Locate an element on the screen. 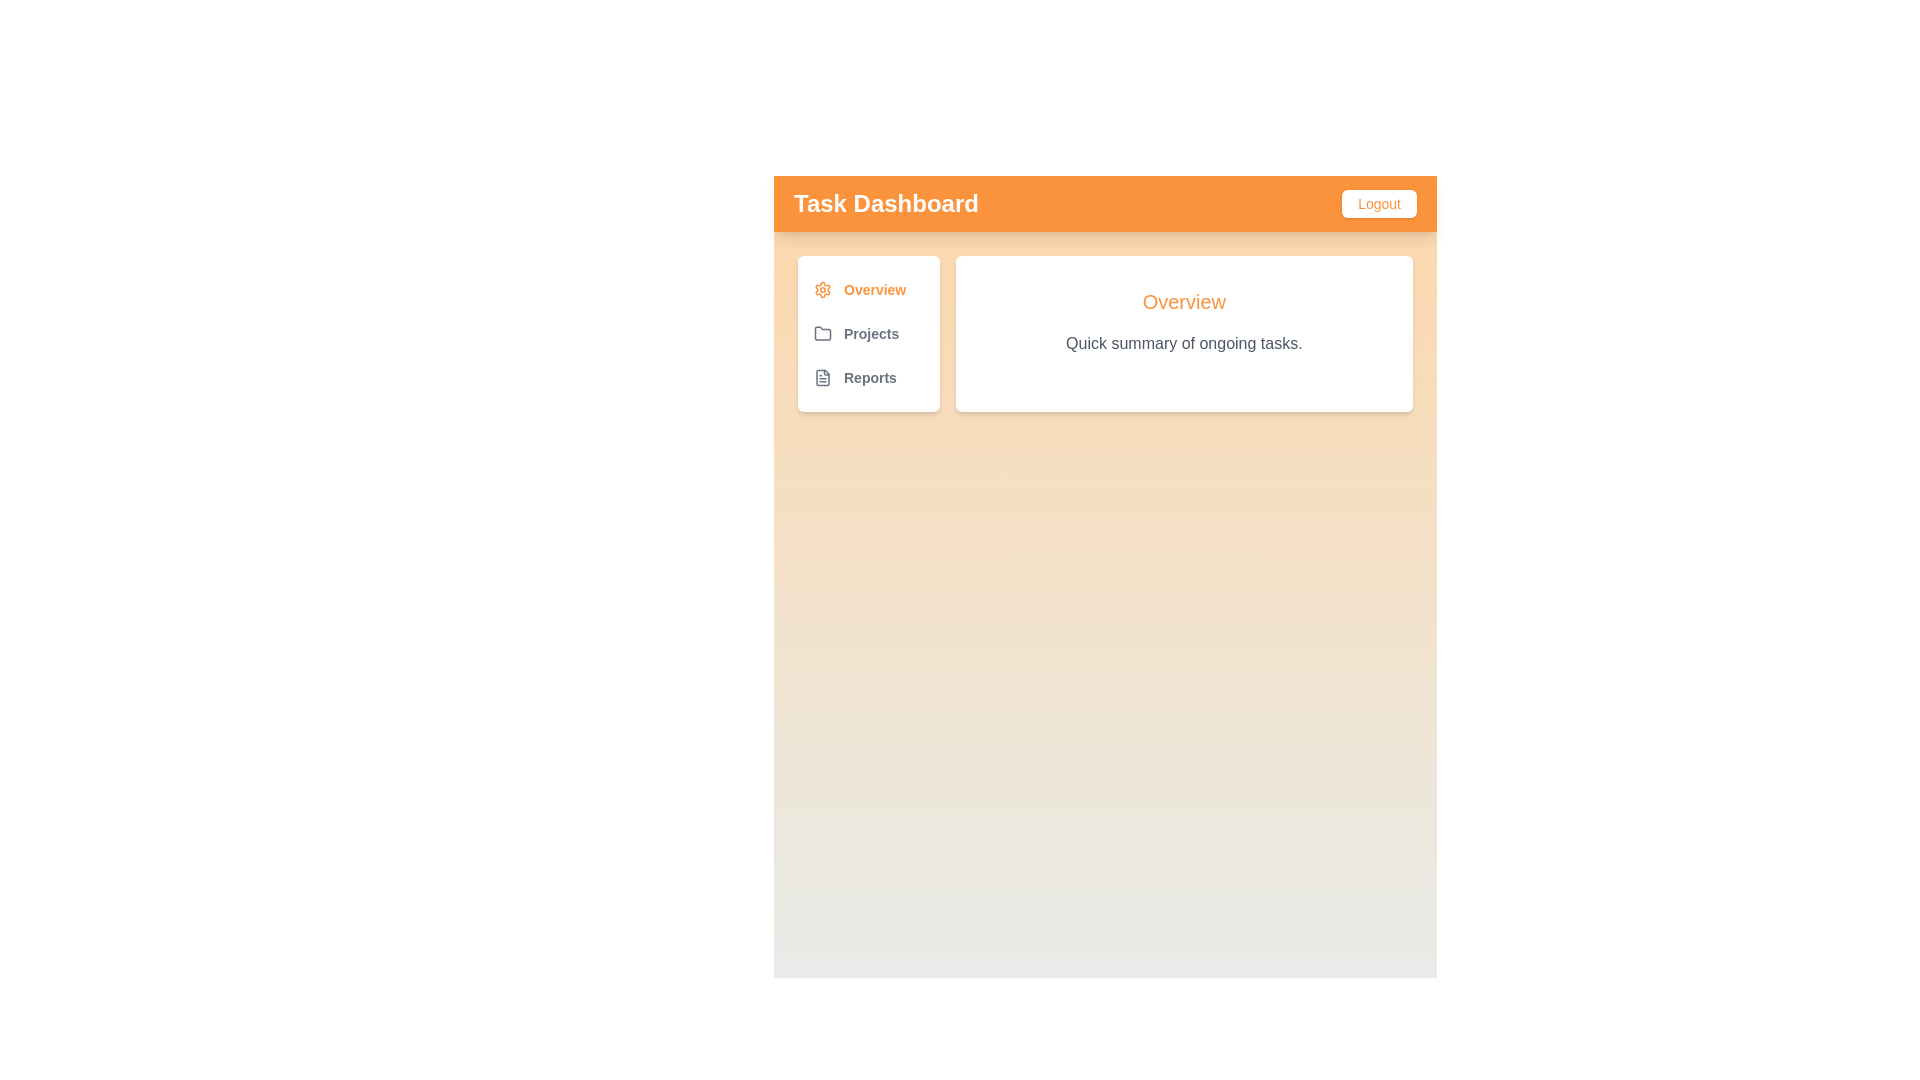 The width and height of the screenshot is (1920, 1080). the Text Block that provides a heading and introductory text summarizing tasks by directing attention to it is located at coordinates (1184, 320).